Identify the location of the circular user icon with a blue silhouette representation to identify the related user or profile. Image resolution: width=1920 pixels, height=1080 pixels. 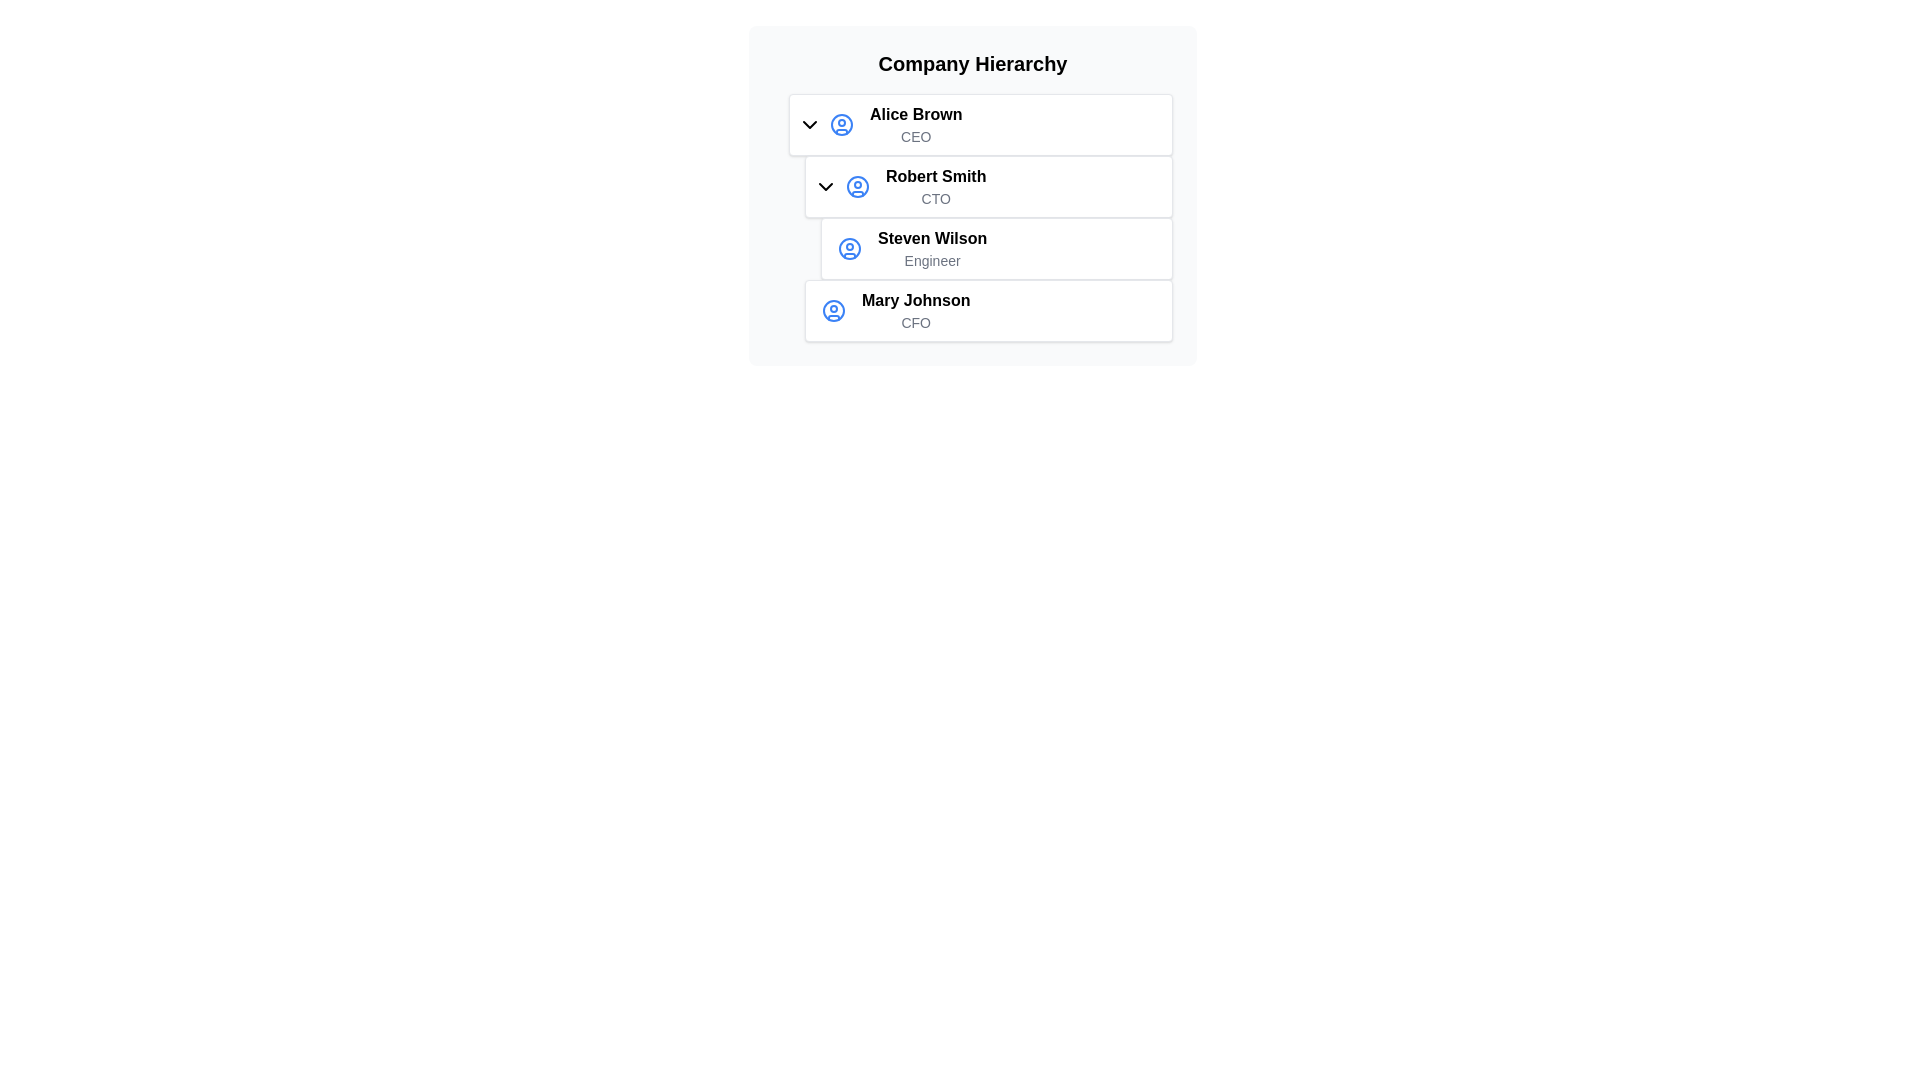
(858, 186).